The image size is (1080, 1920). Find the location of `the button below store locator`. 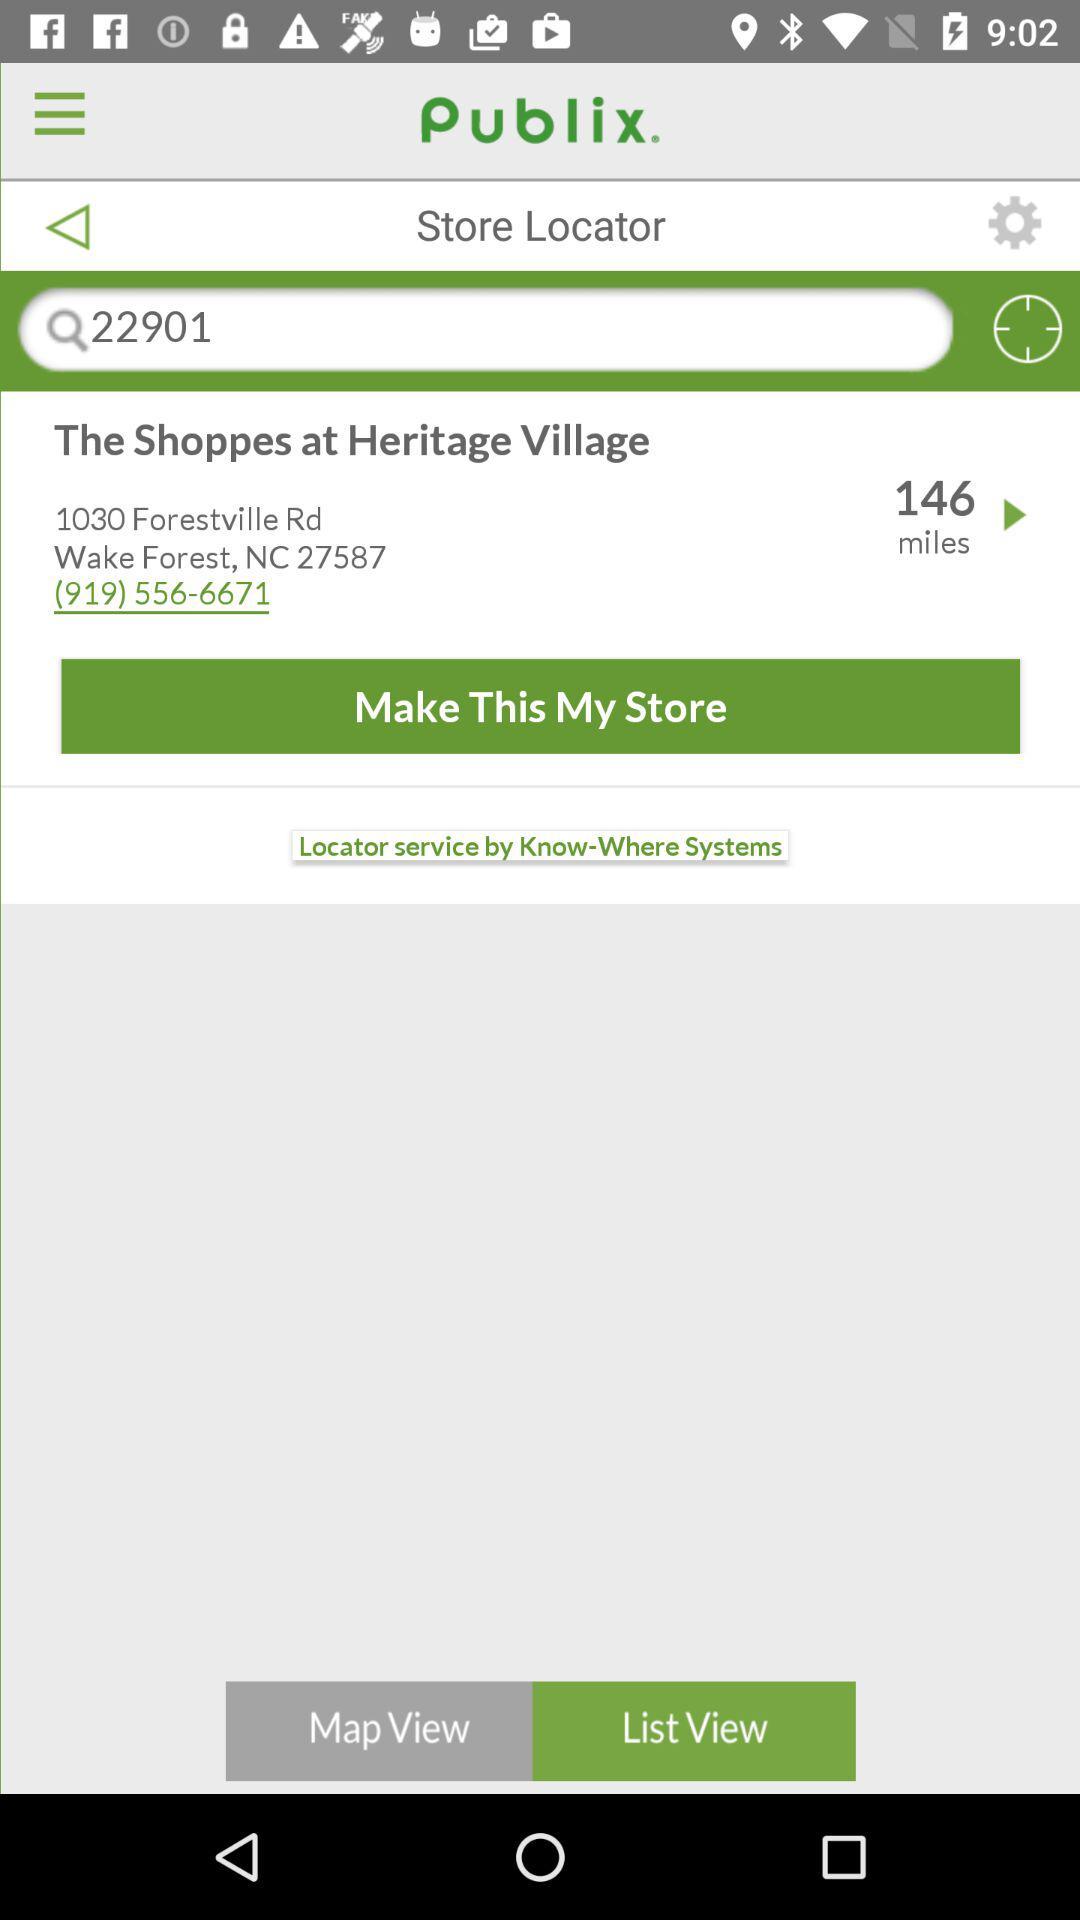

the button below store locator is located at coordinates (540, 331).